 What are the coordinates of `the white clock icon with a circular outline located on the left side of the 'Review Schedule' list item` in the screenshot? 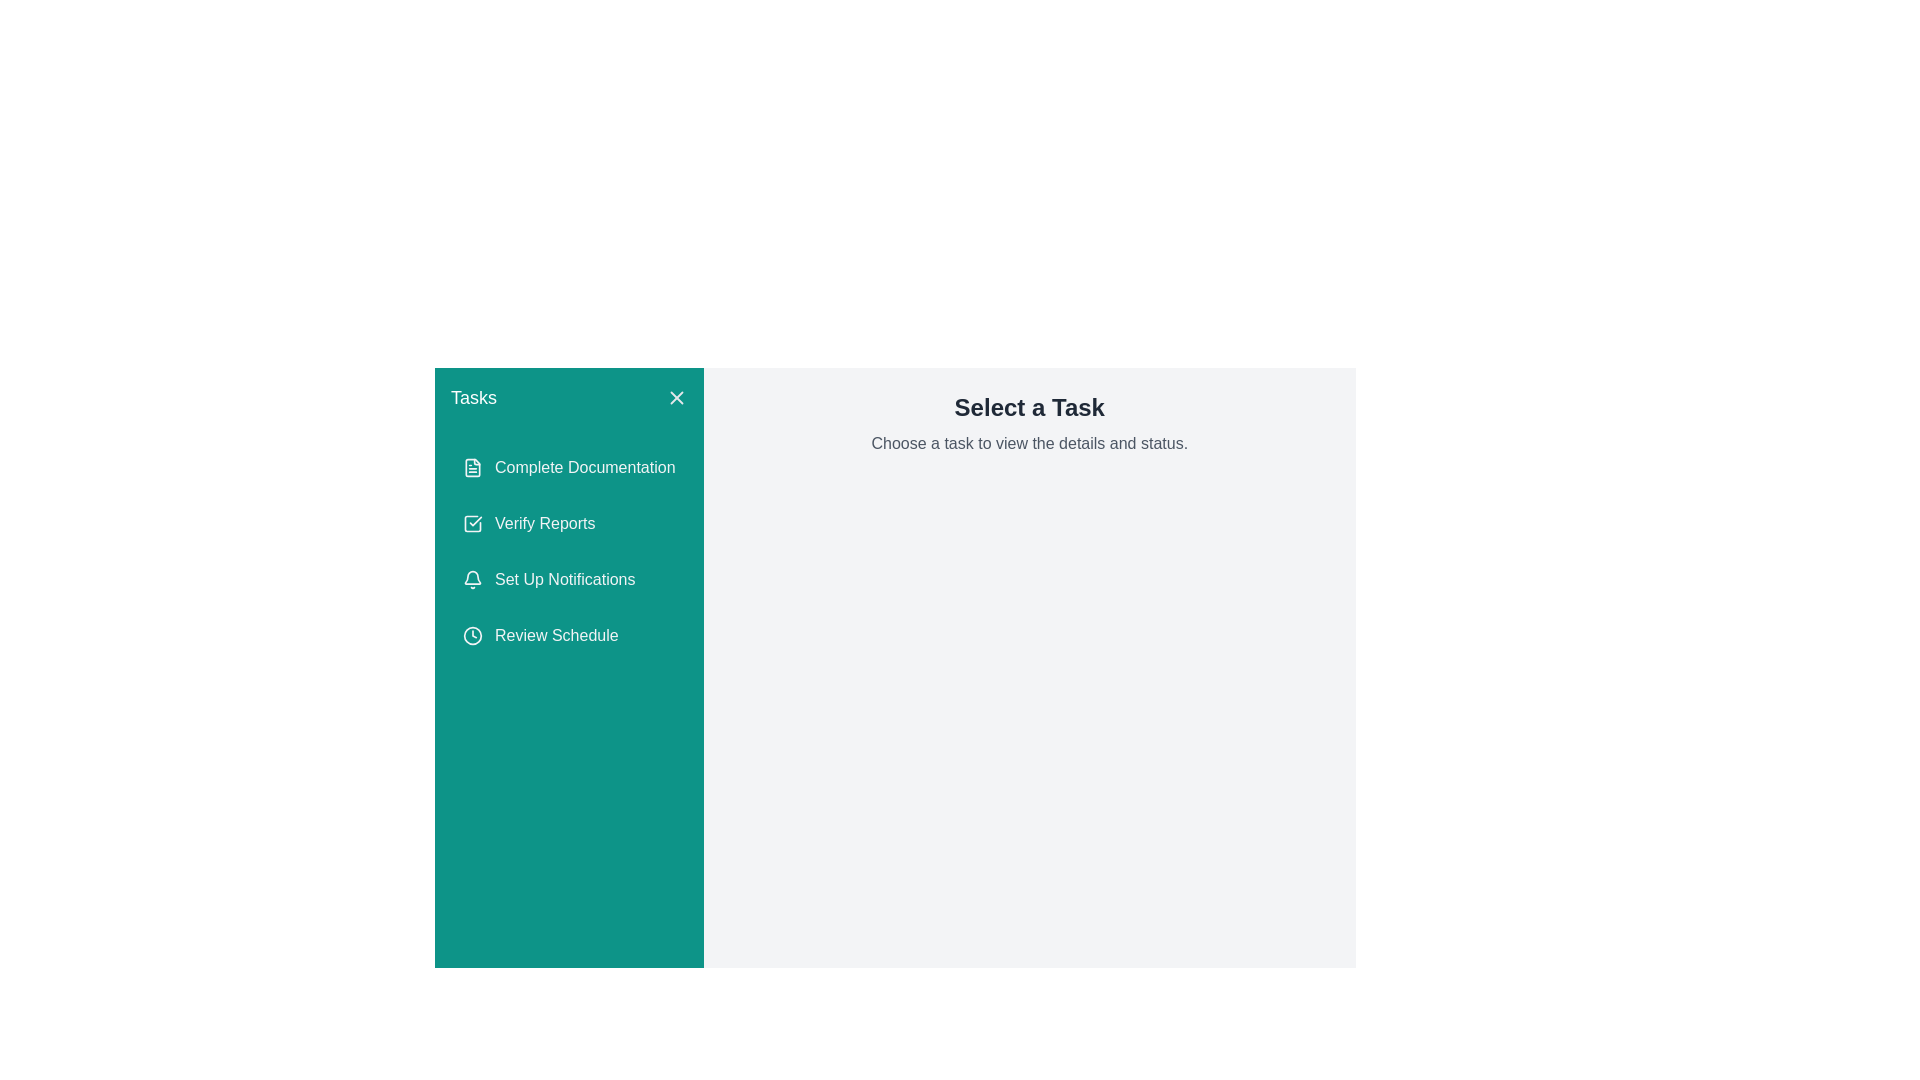 It's located at (472, 636).